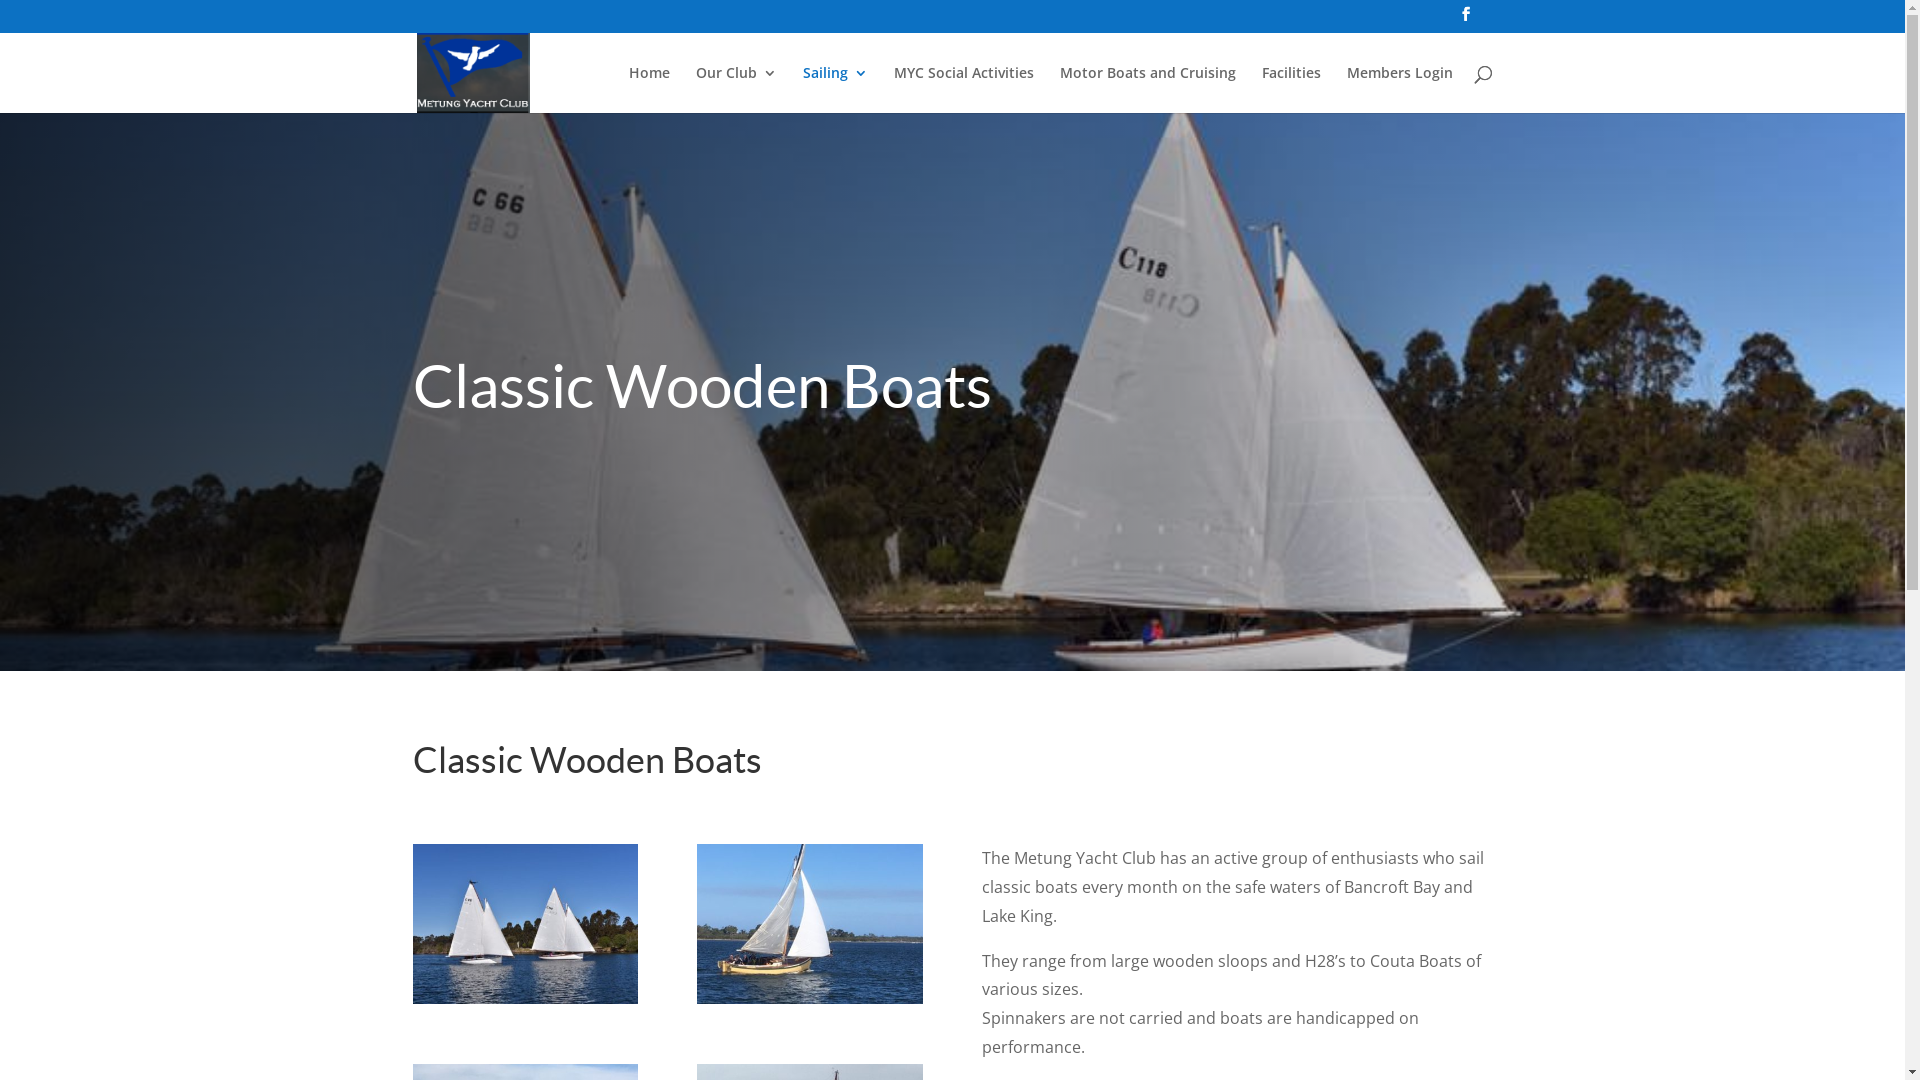 The image size is (1920, 1080). I want to click on 'Our Club', so click(735, 88).